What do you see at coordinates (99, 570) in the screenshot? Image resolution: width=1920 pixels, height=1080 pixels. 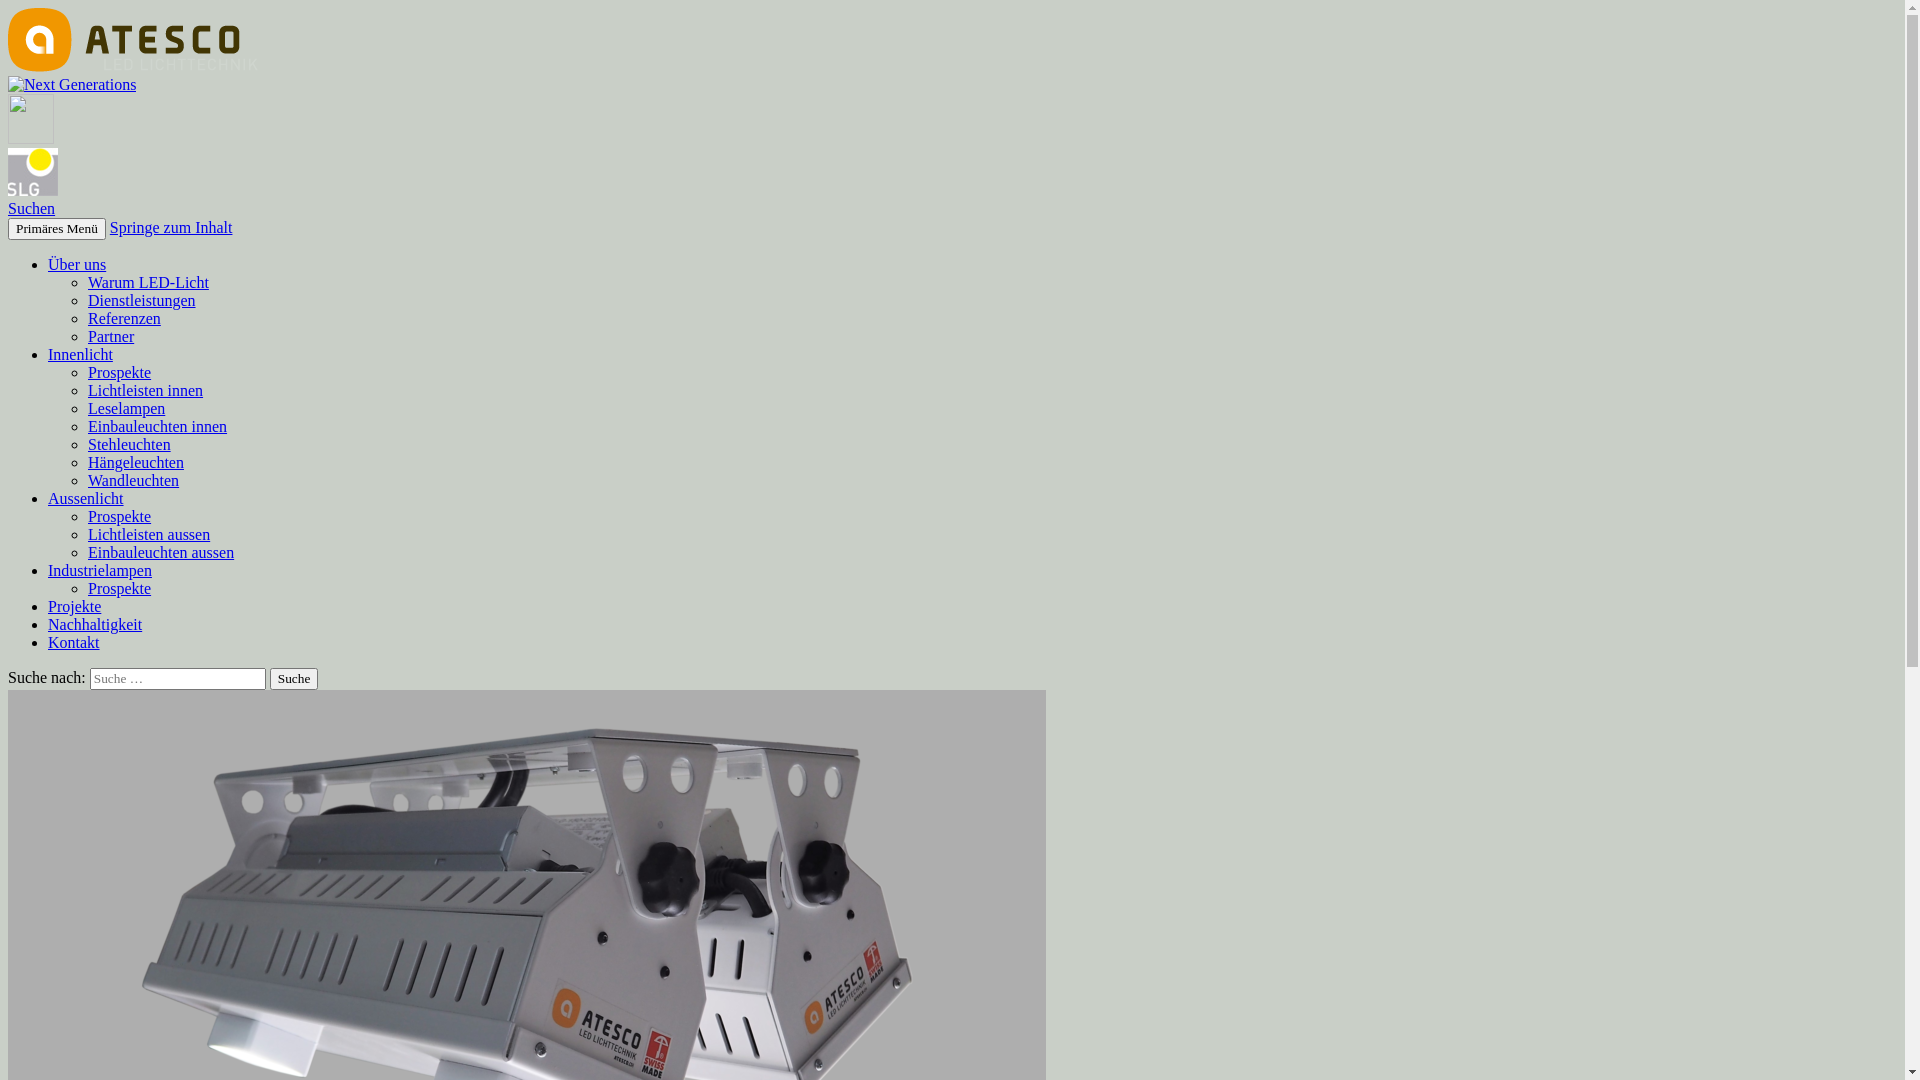 I see `'Industrielampen'` at bounding box center [99, 570].